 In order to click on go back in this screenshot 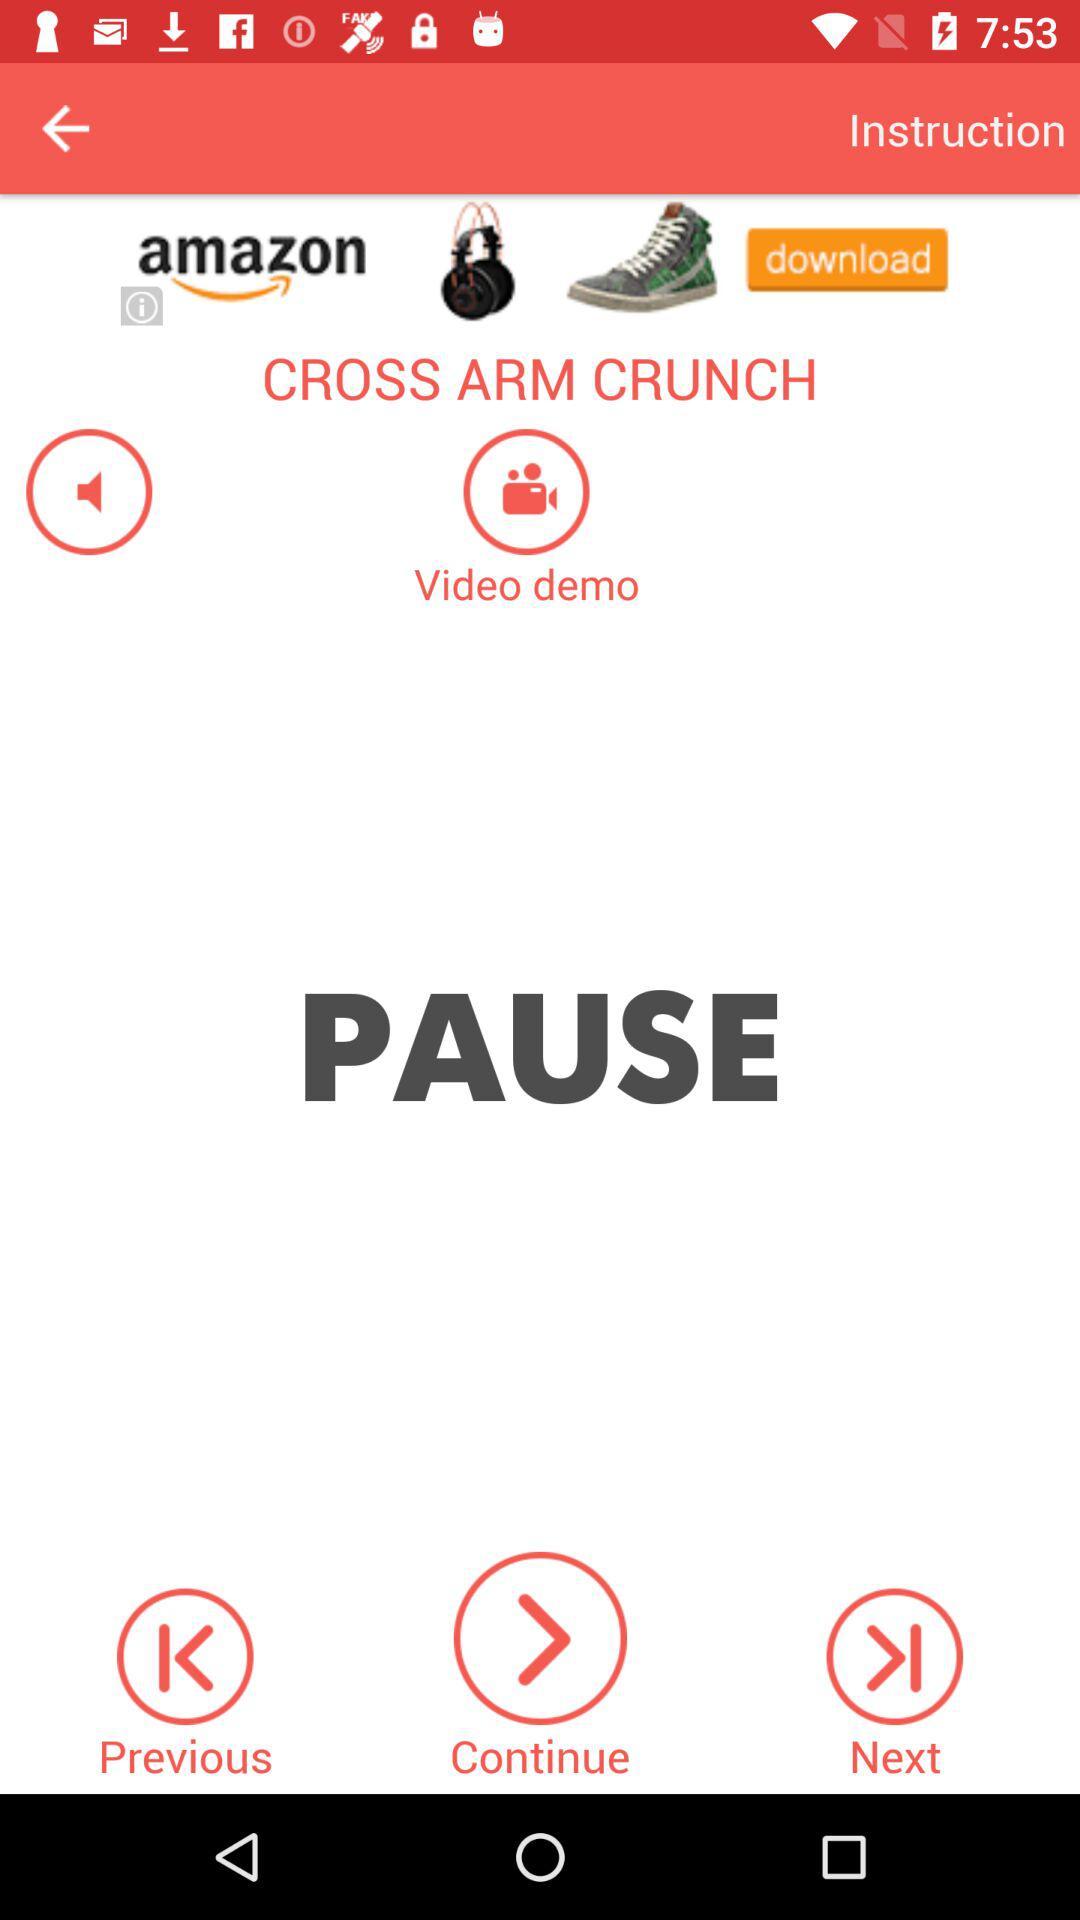, I will do `click(64, 127)`.